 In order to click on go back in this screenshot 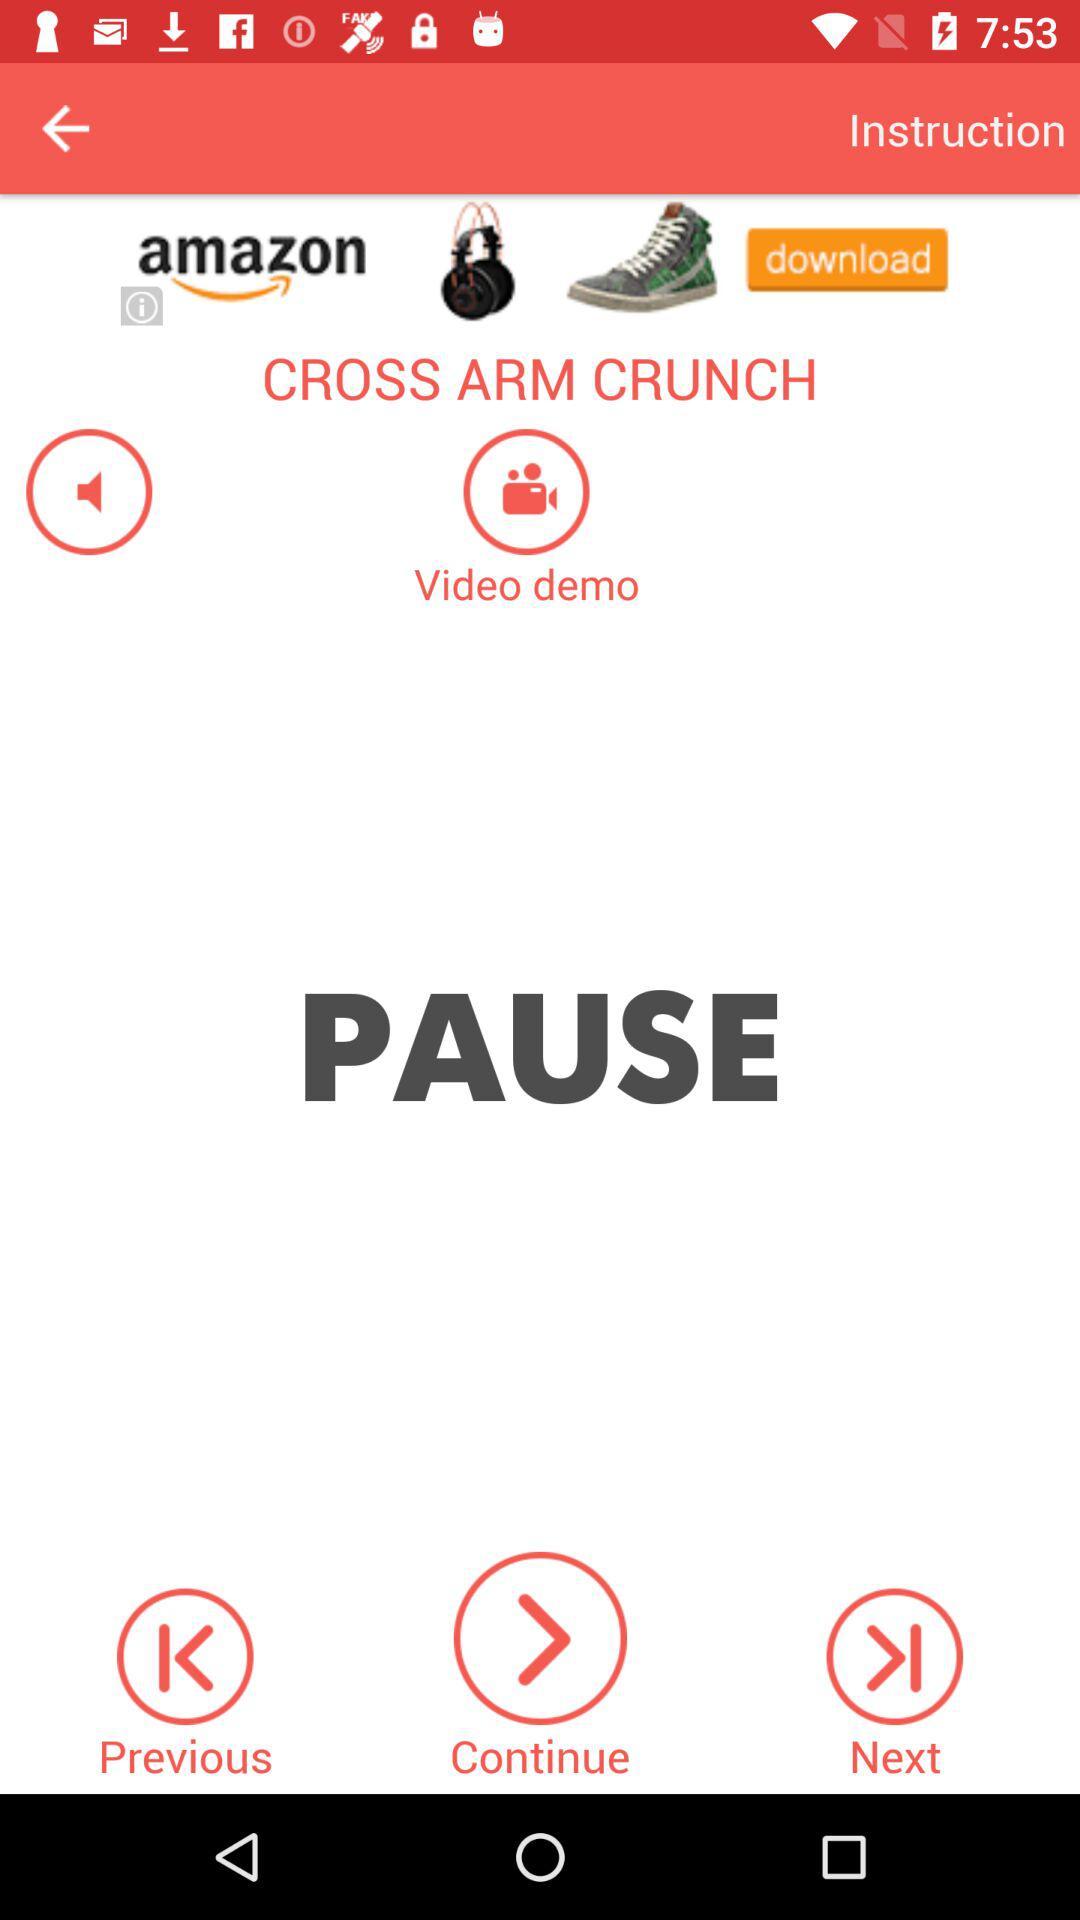, I will do `click(64, 127)`.